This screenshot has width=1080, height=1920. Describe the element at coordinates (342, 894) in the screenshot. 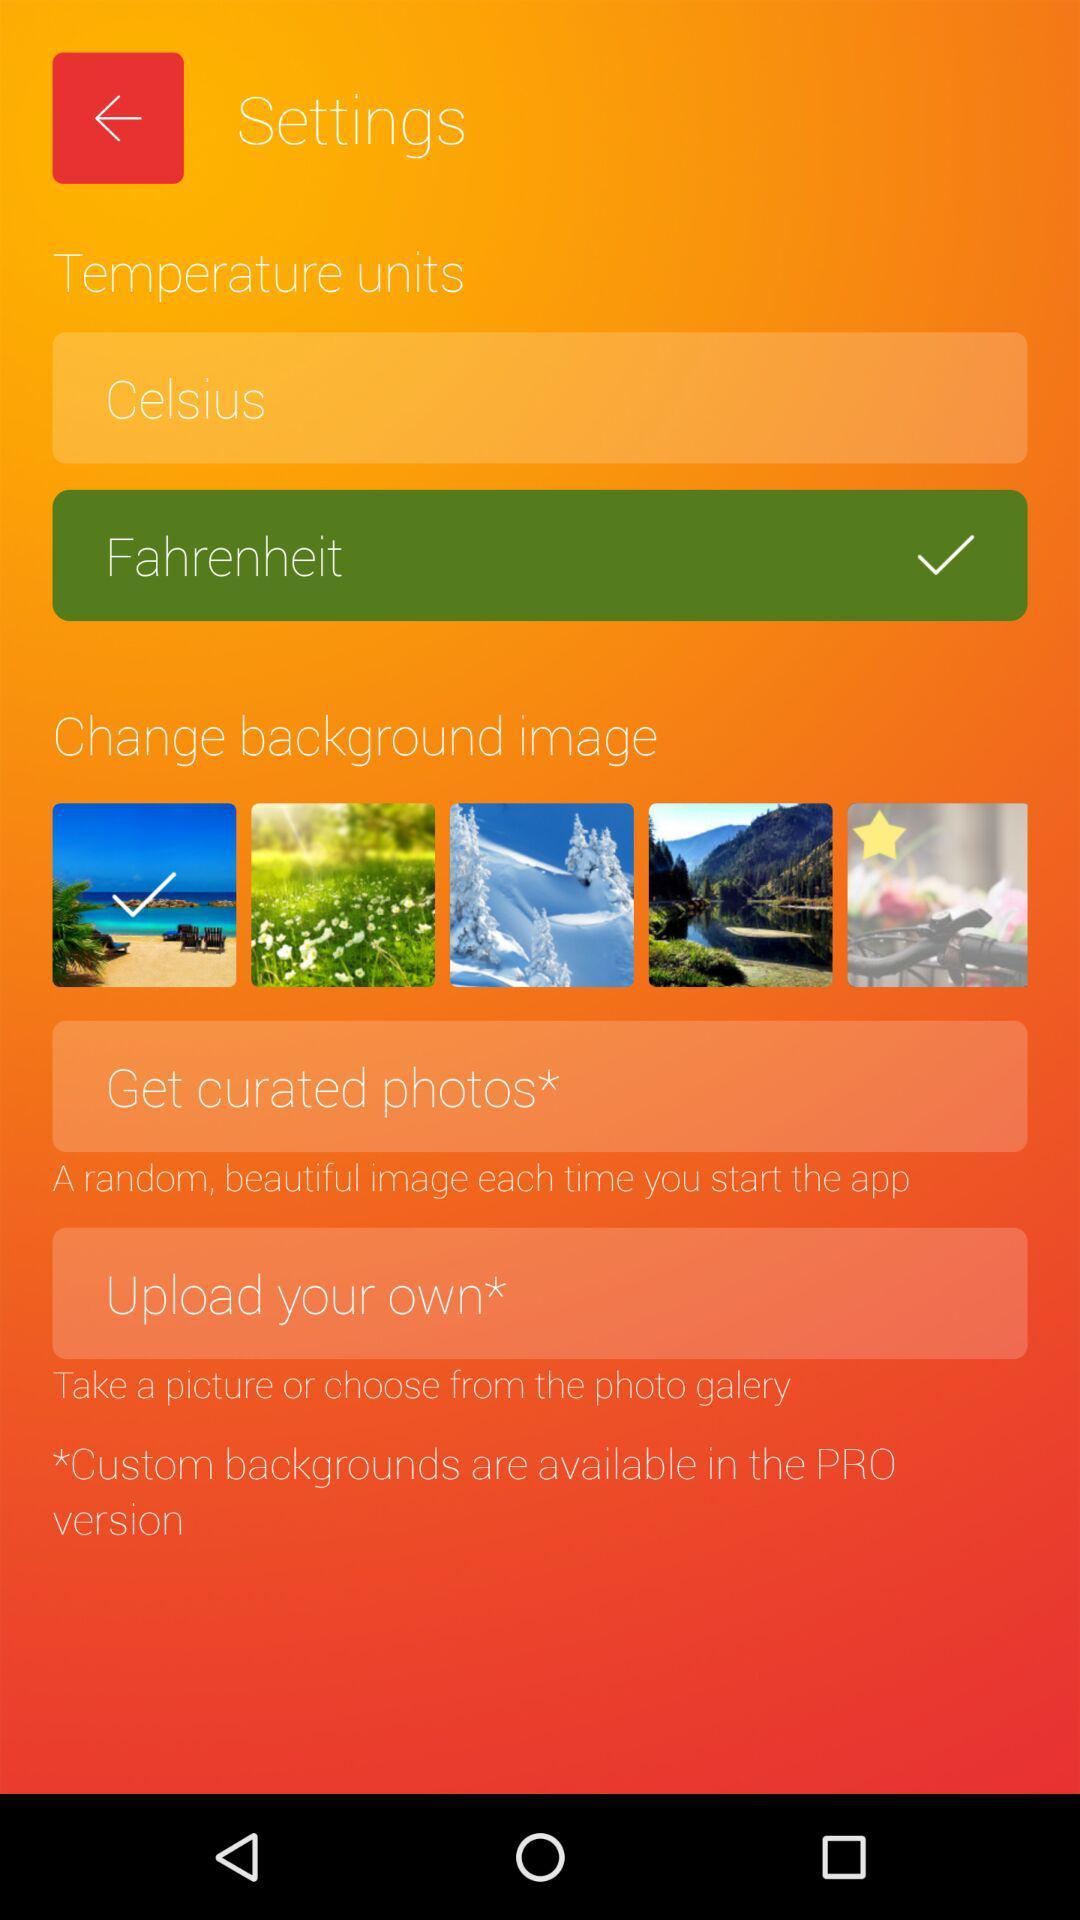

I see `icon above the get curated photos*` at that location.